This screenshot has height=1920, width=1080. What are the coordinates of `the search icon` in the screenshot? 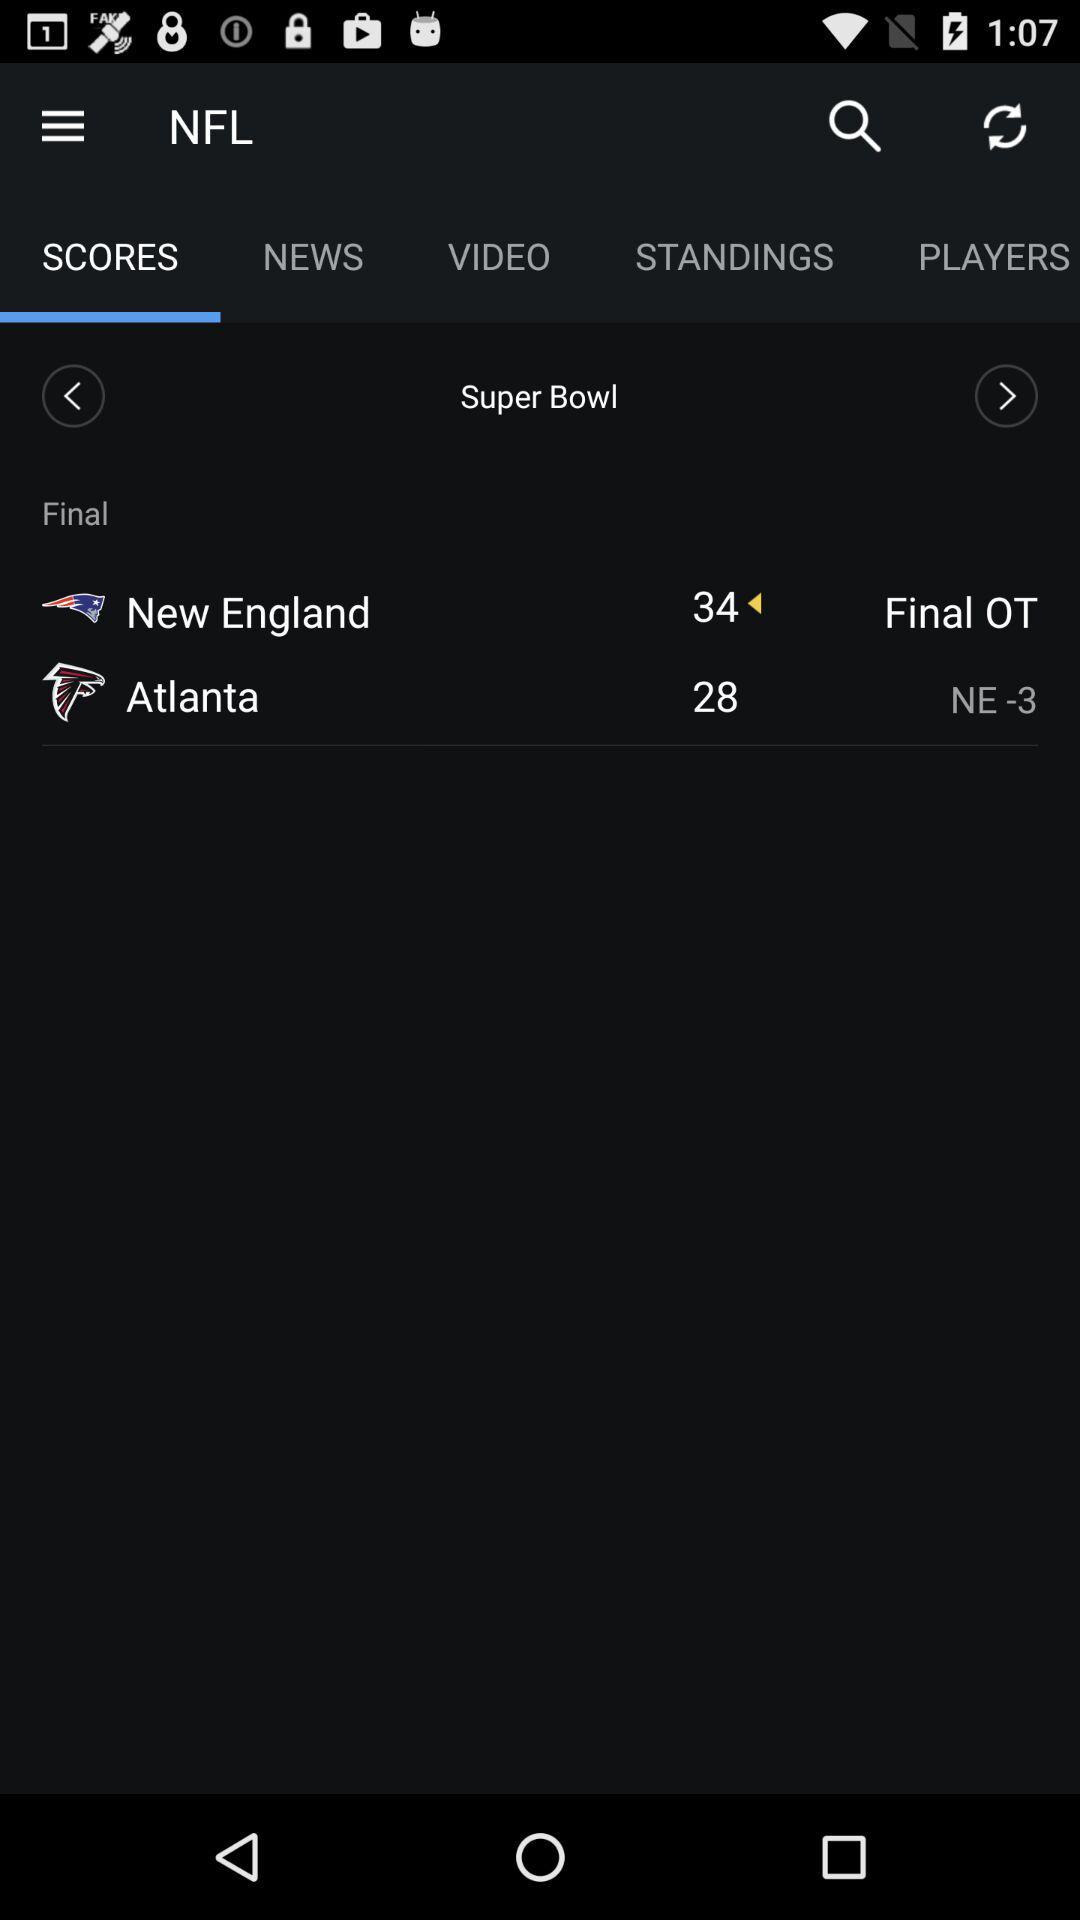 It's located at (855, 133).